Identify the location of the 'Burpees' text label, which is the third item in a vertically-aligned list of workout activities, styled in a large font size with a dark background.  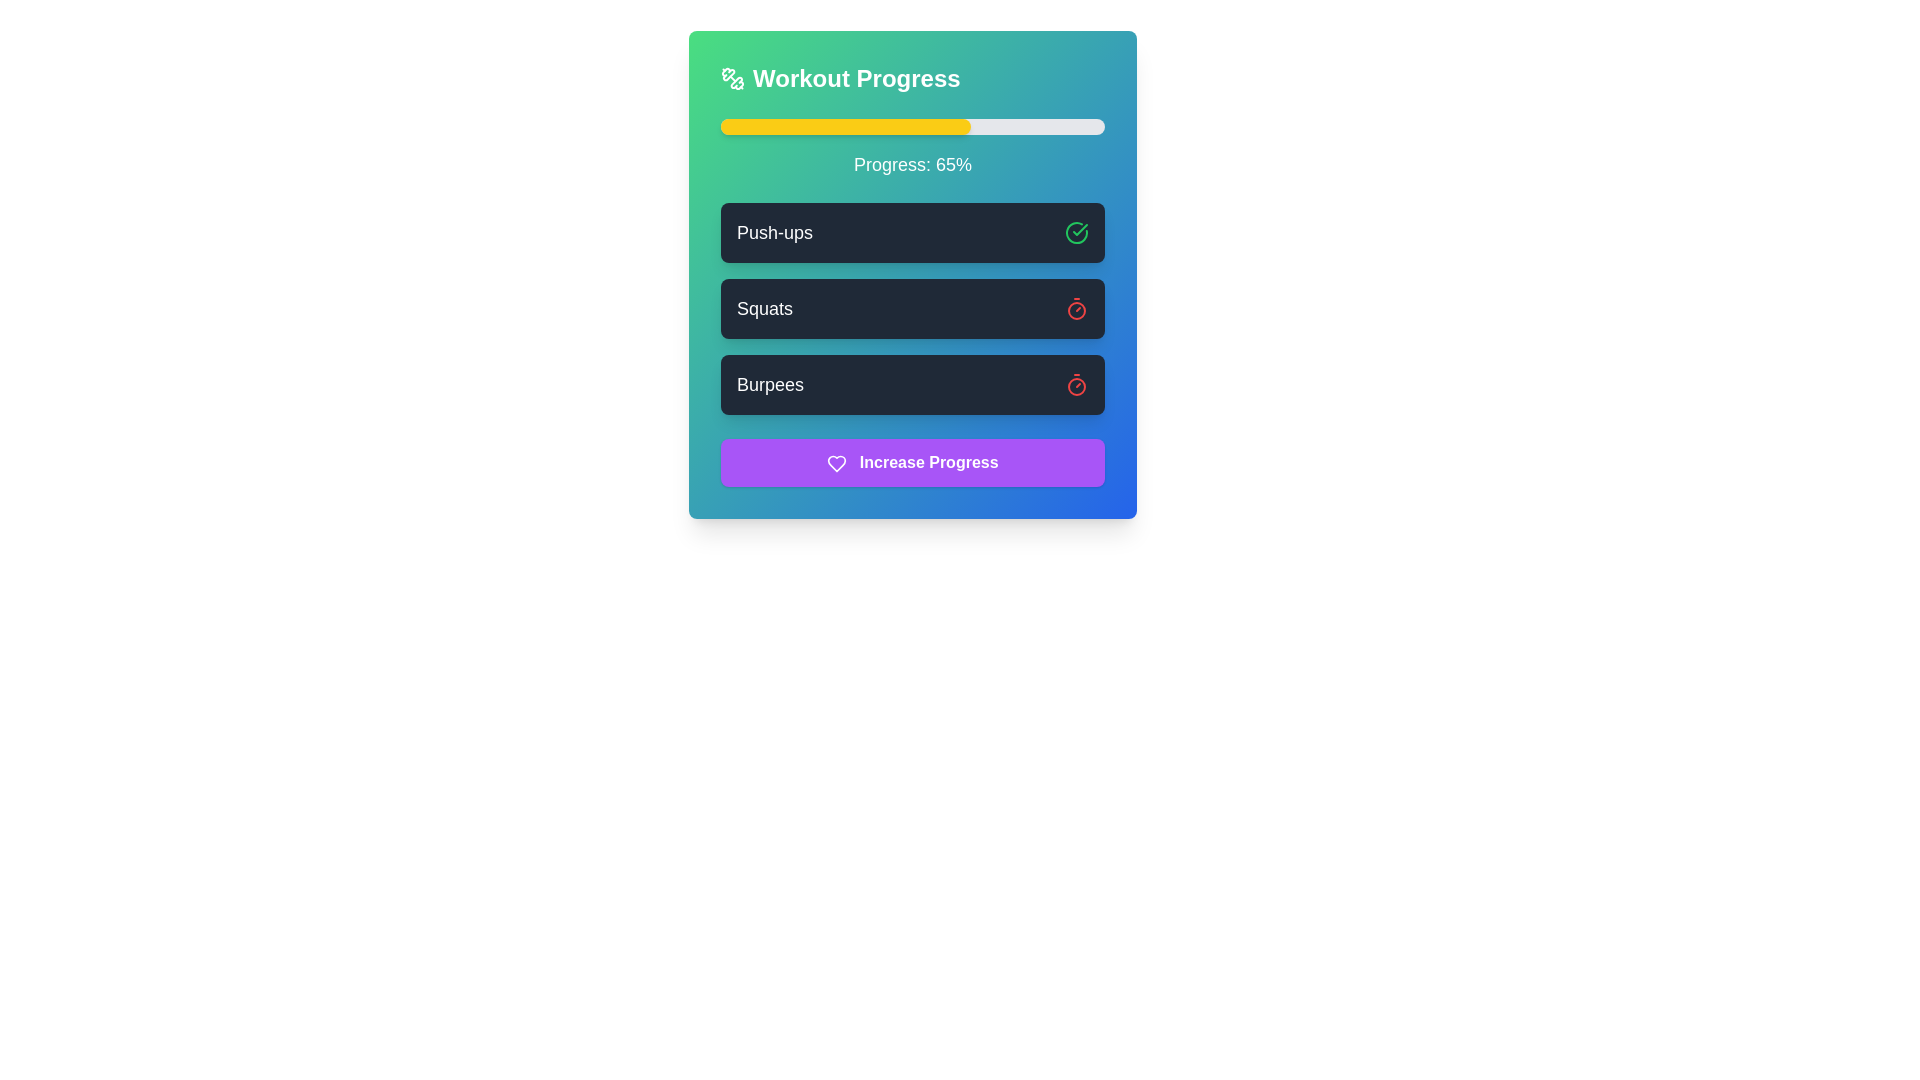
(769, 385).